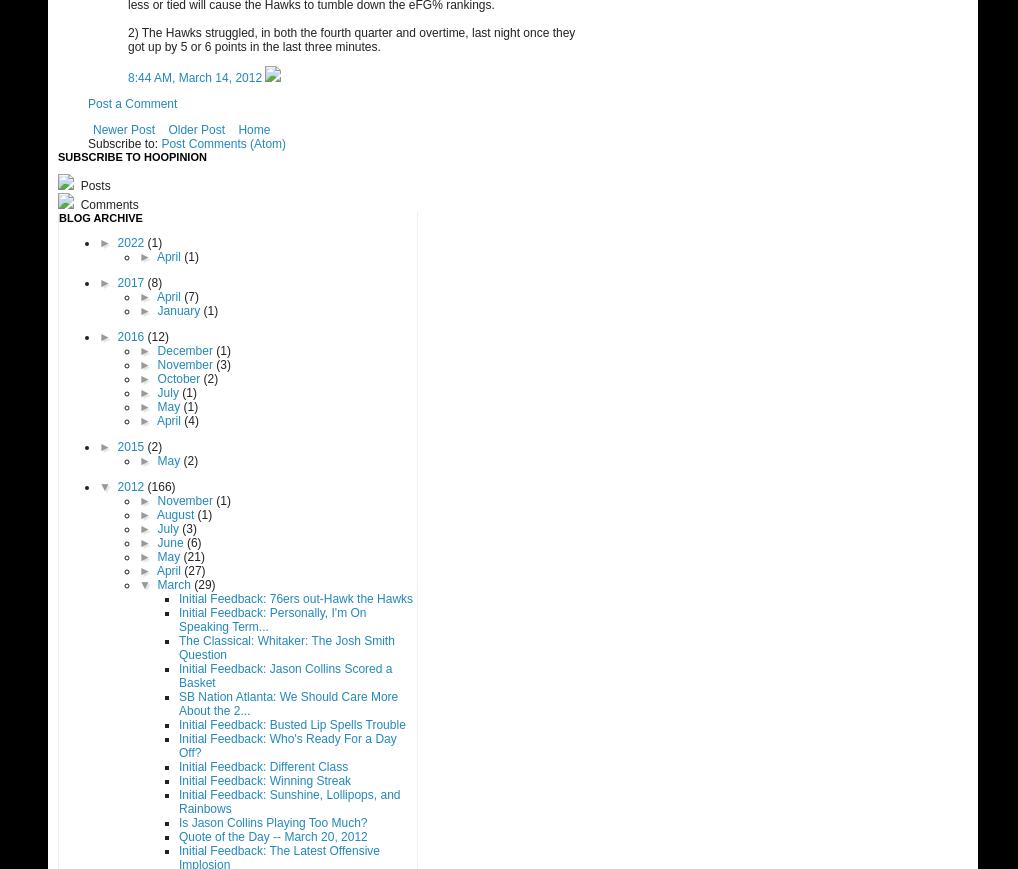 This screenshot has width=1018, height=869. Describe the element at coordinates (100, 217) in the screenshot. I see `'Blog Archive'` at that location.